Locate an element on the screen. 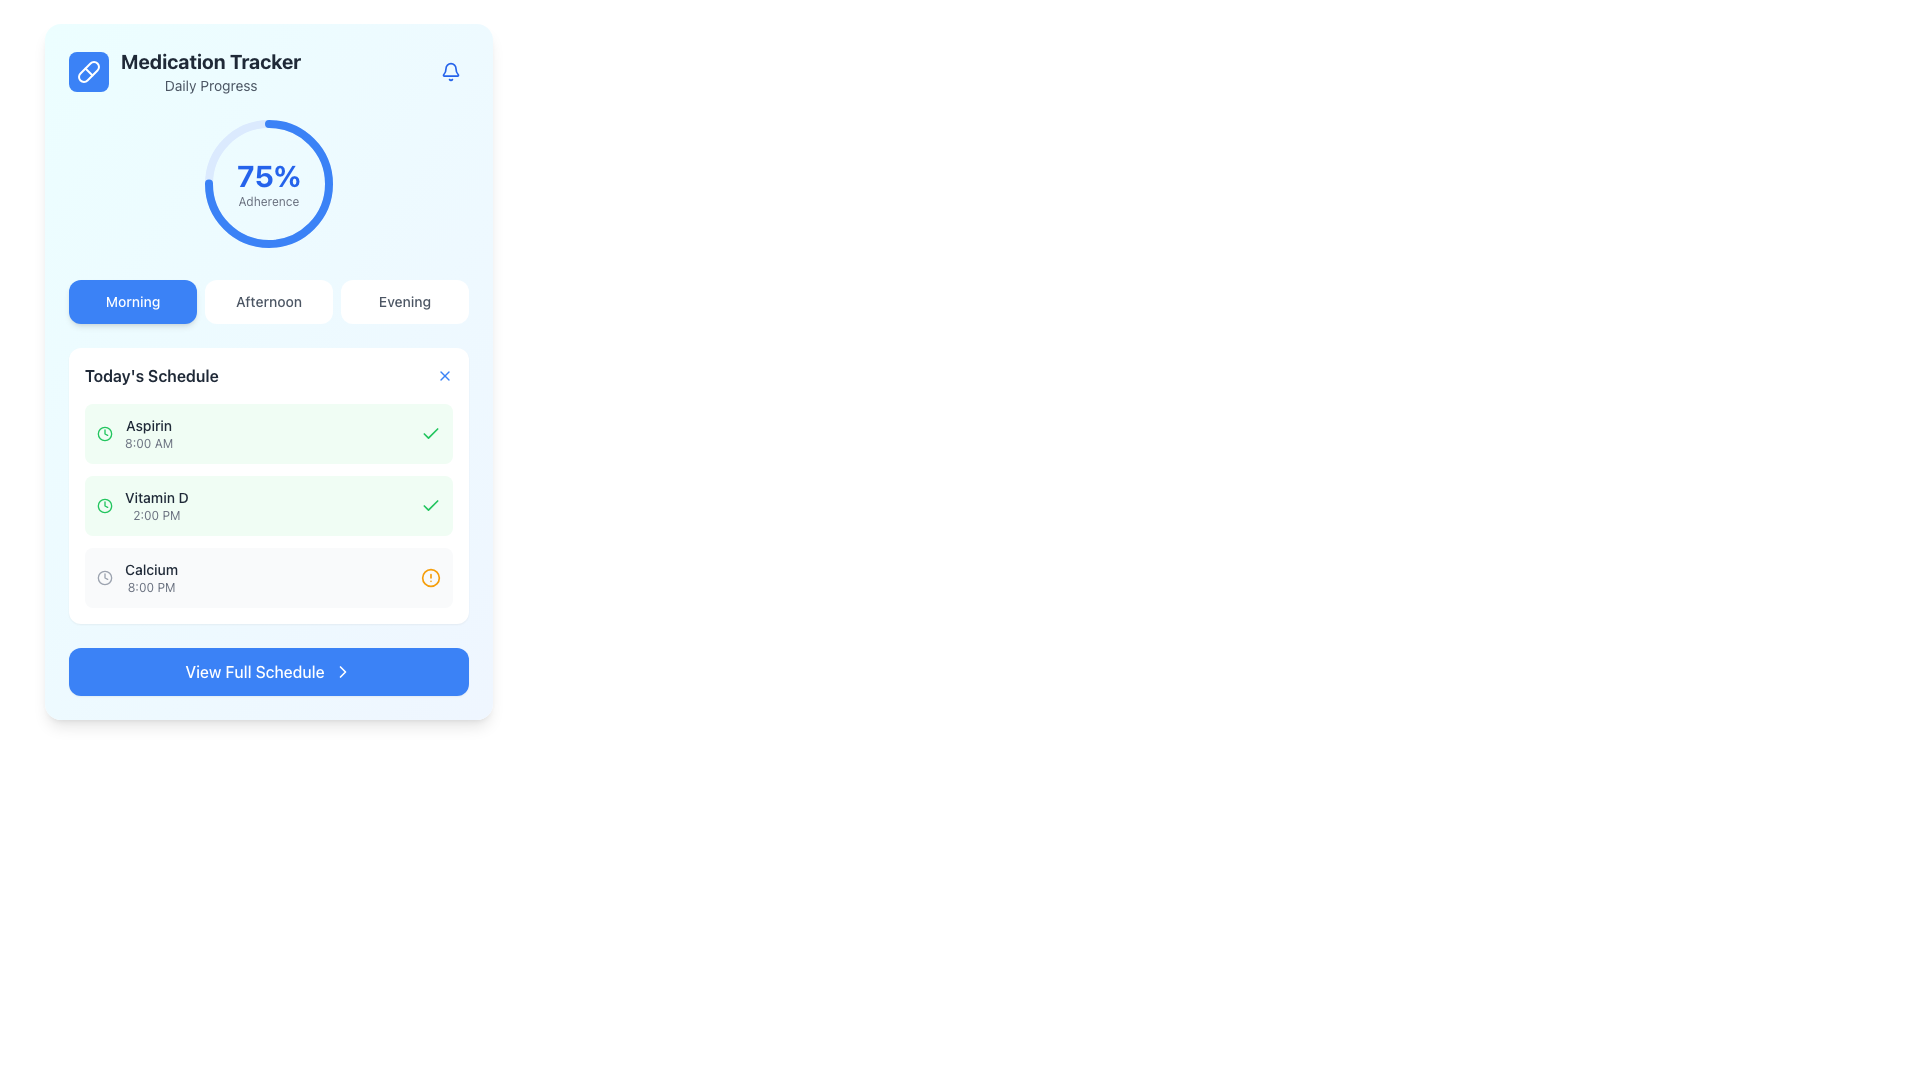  the green checkmark icon indicating completion next to 'Vitamin D' in the 'Today’s Schedule' list under the 'Medication Tracker' section is located at coordinates (430, 431).